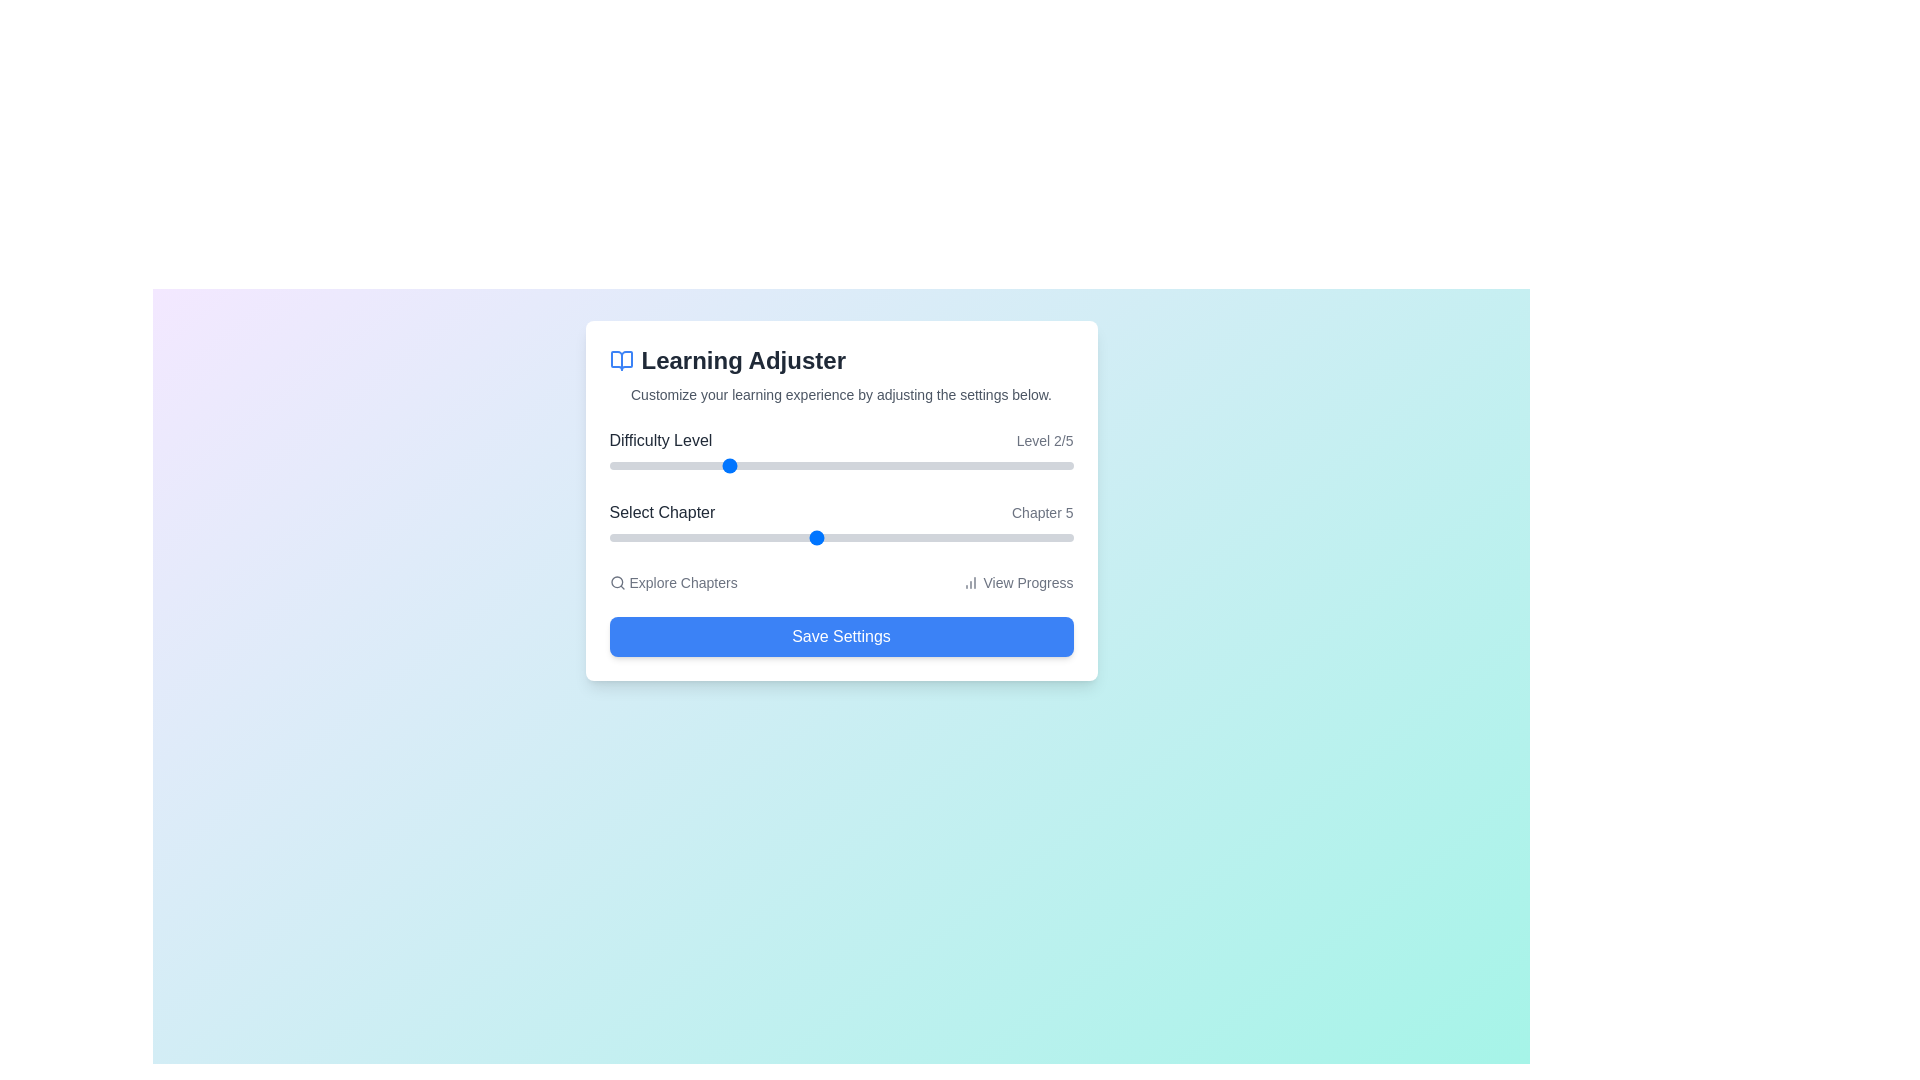 This screenshot has height=1080, width=1920. I want to click on the chapter selection slider, so click(661, 536).